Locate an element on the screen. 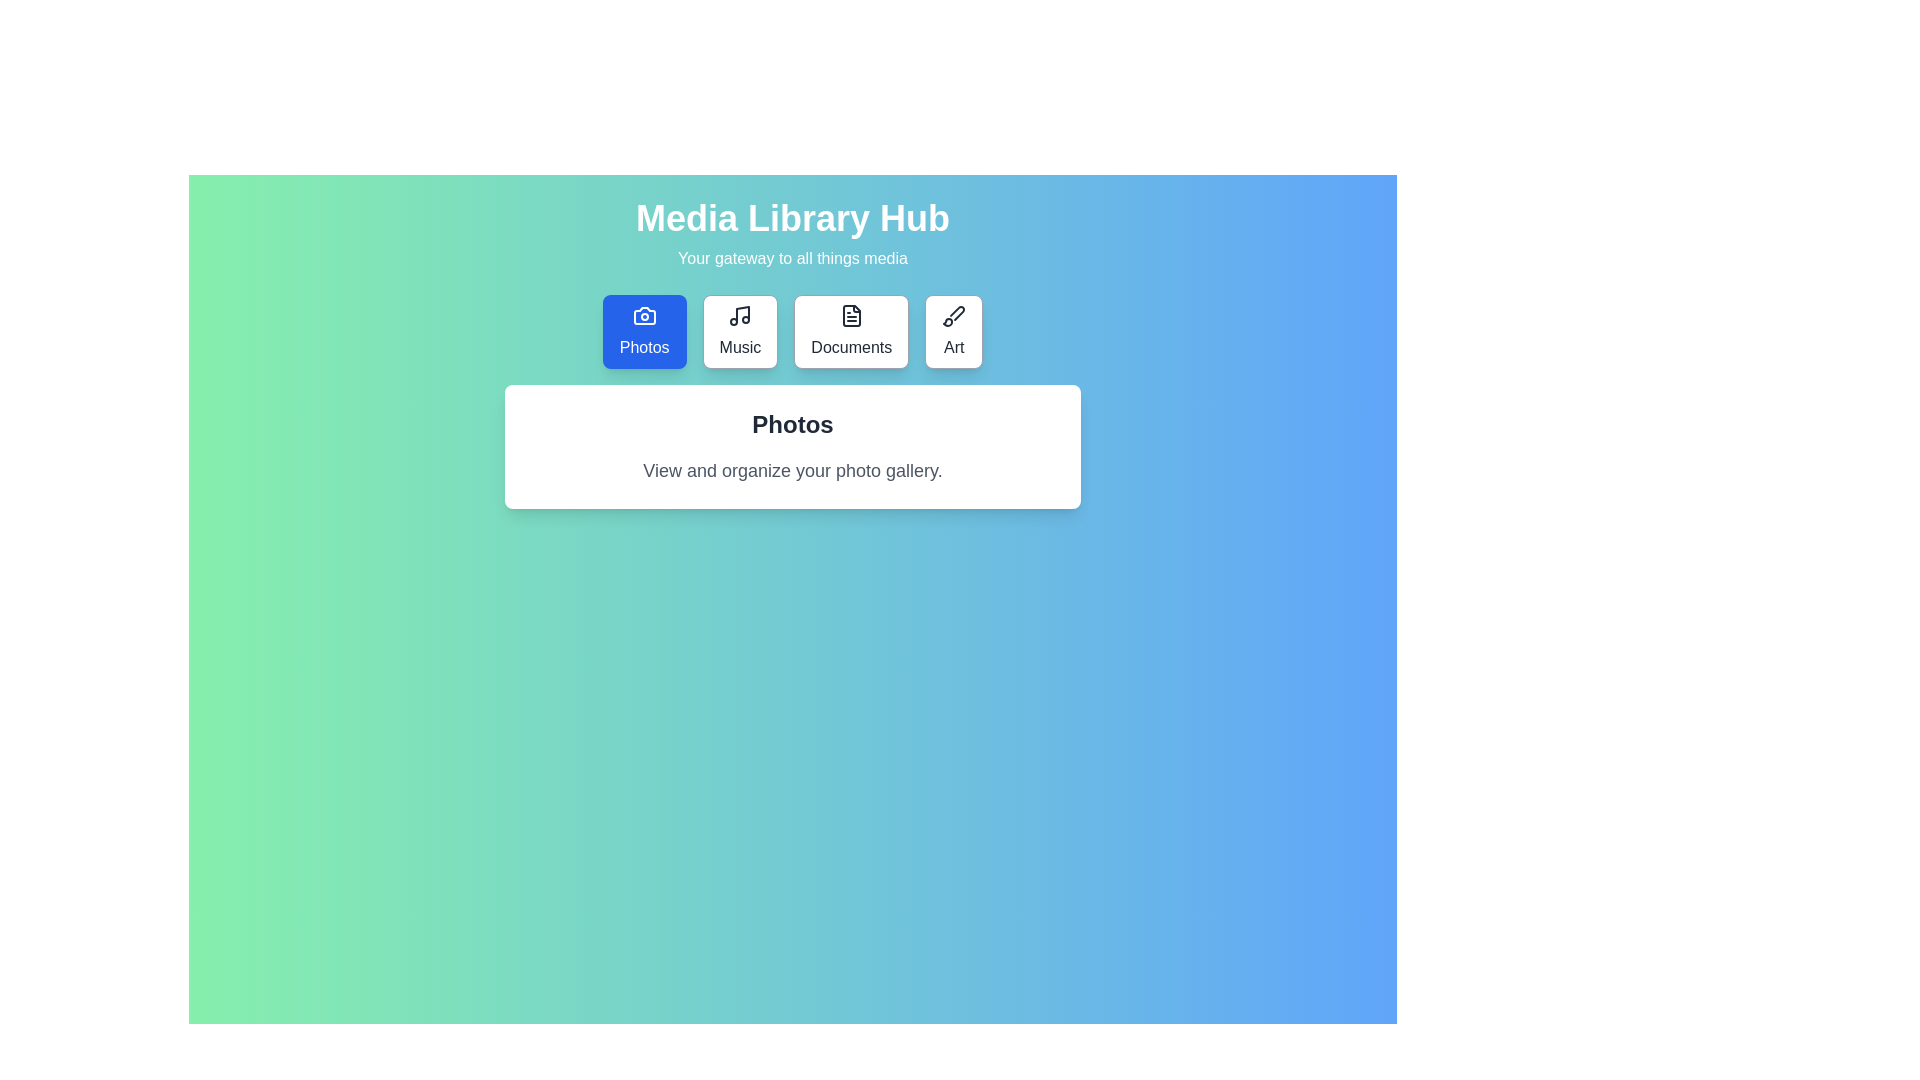 The height and width of the screenshot is (1080, 1920). the Photos tab to view its content is located at coordinates (644, 330).